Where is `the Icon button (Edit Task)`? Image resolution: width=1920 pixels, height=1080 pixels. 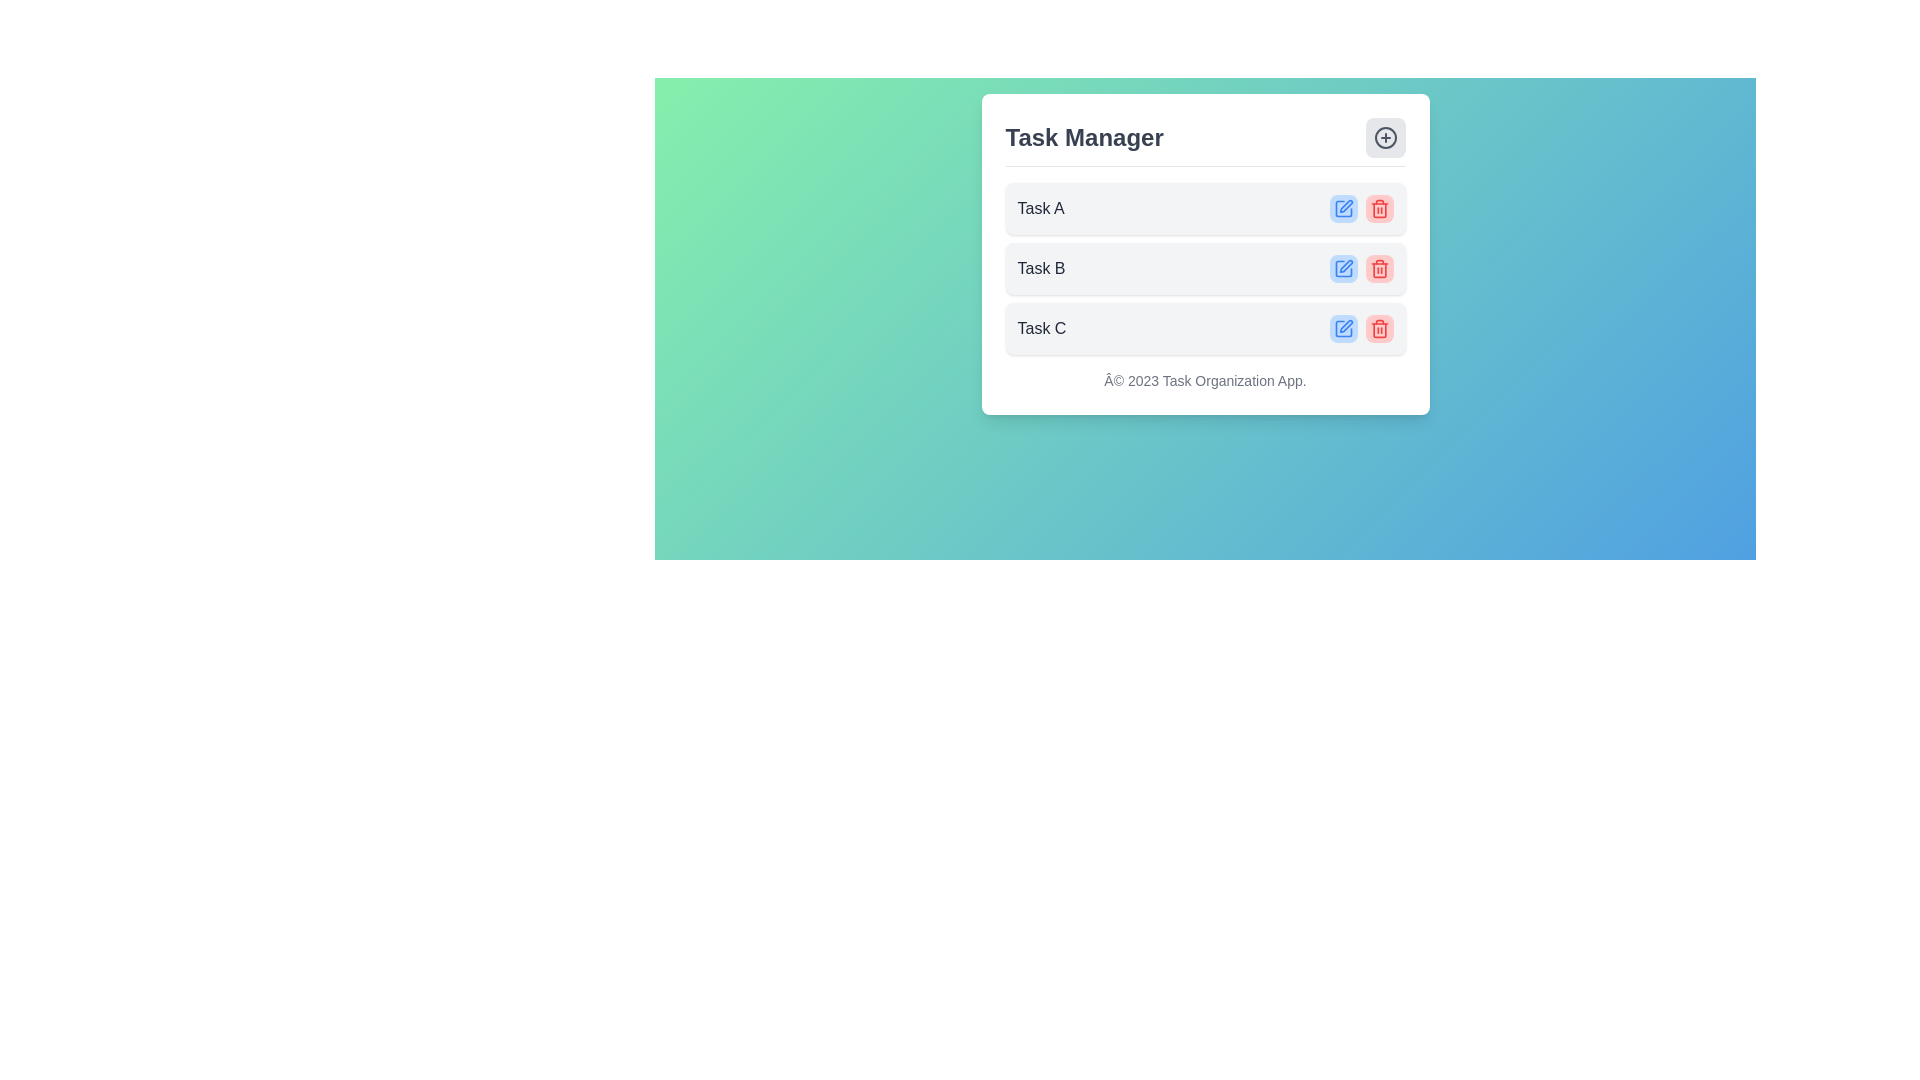 the Icon button (Edit Task) is located at coordinates (1345, 325).